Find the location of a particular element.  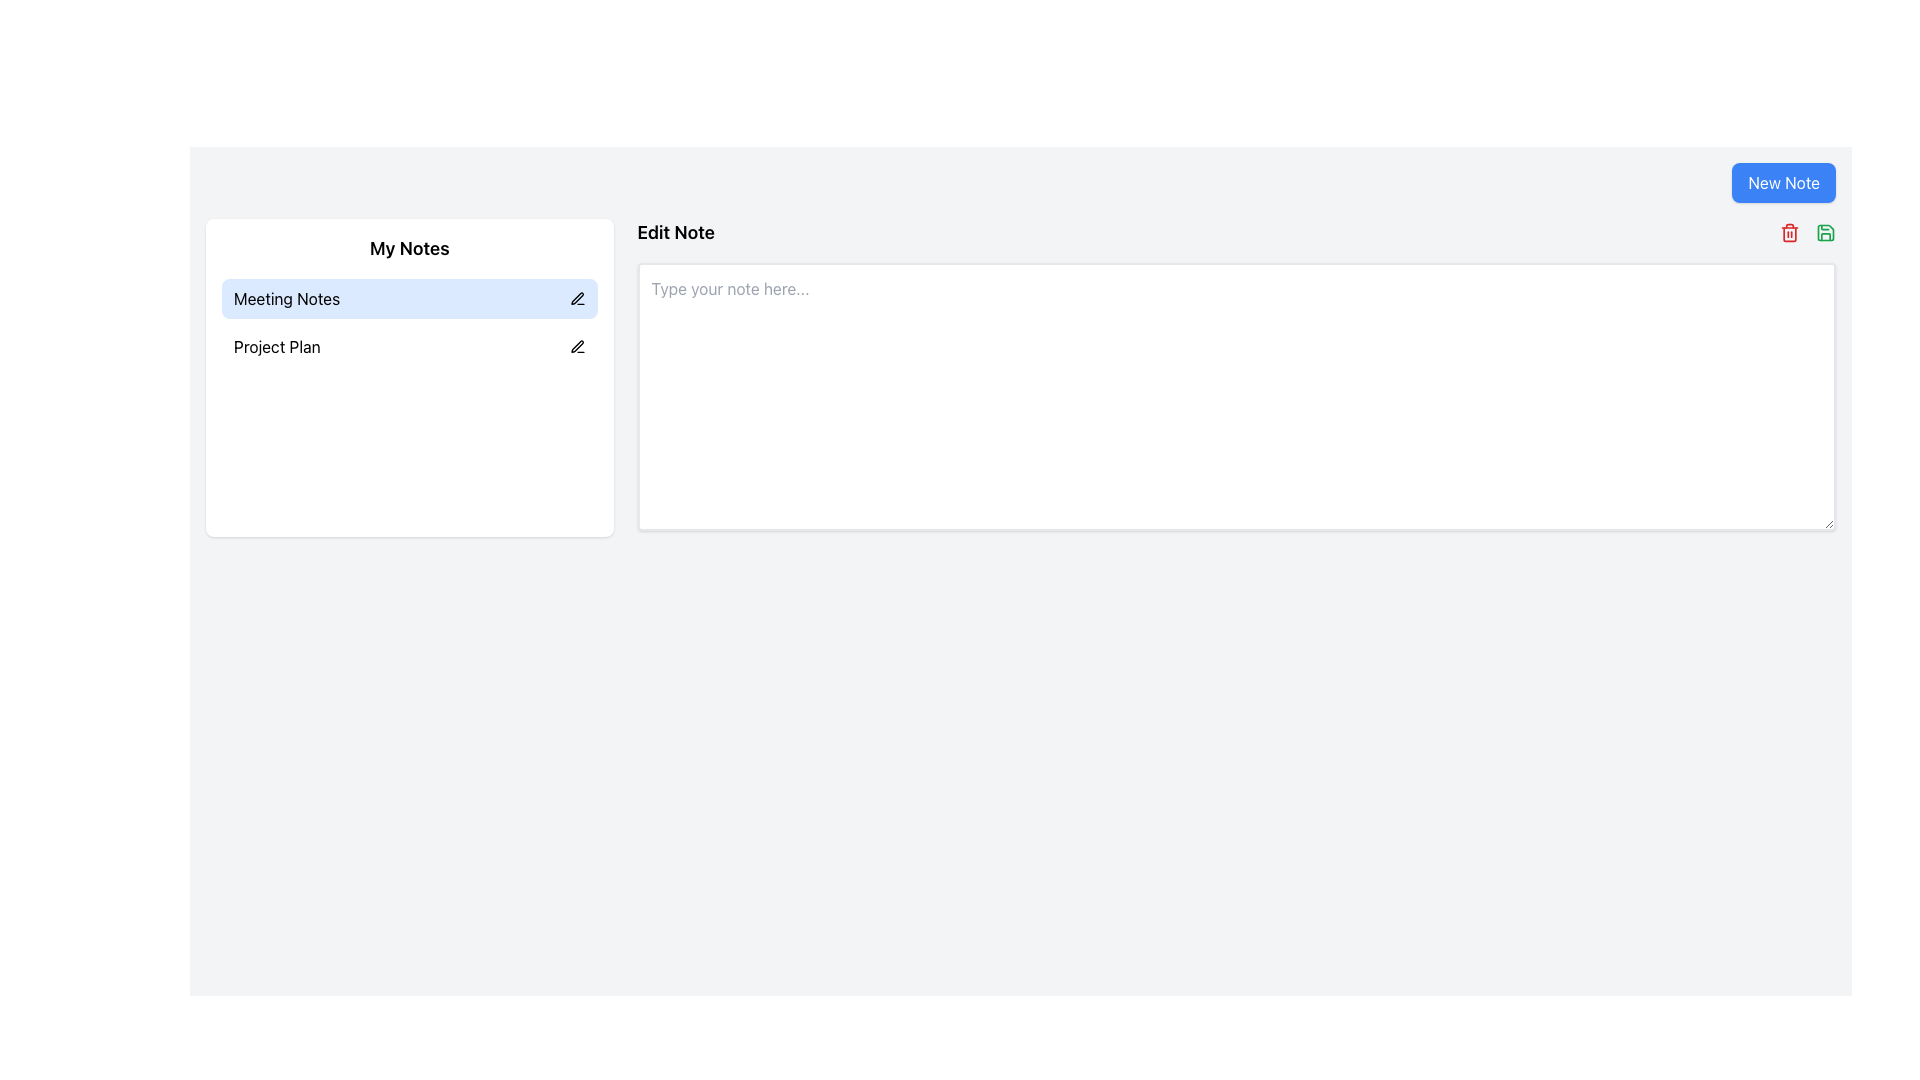

the icon button located in the 'Meeting Notes' row in the 'My Notes' section to initiate edit mode for the note is located at coordinates (576, 345).